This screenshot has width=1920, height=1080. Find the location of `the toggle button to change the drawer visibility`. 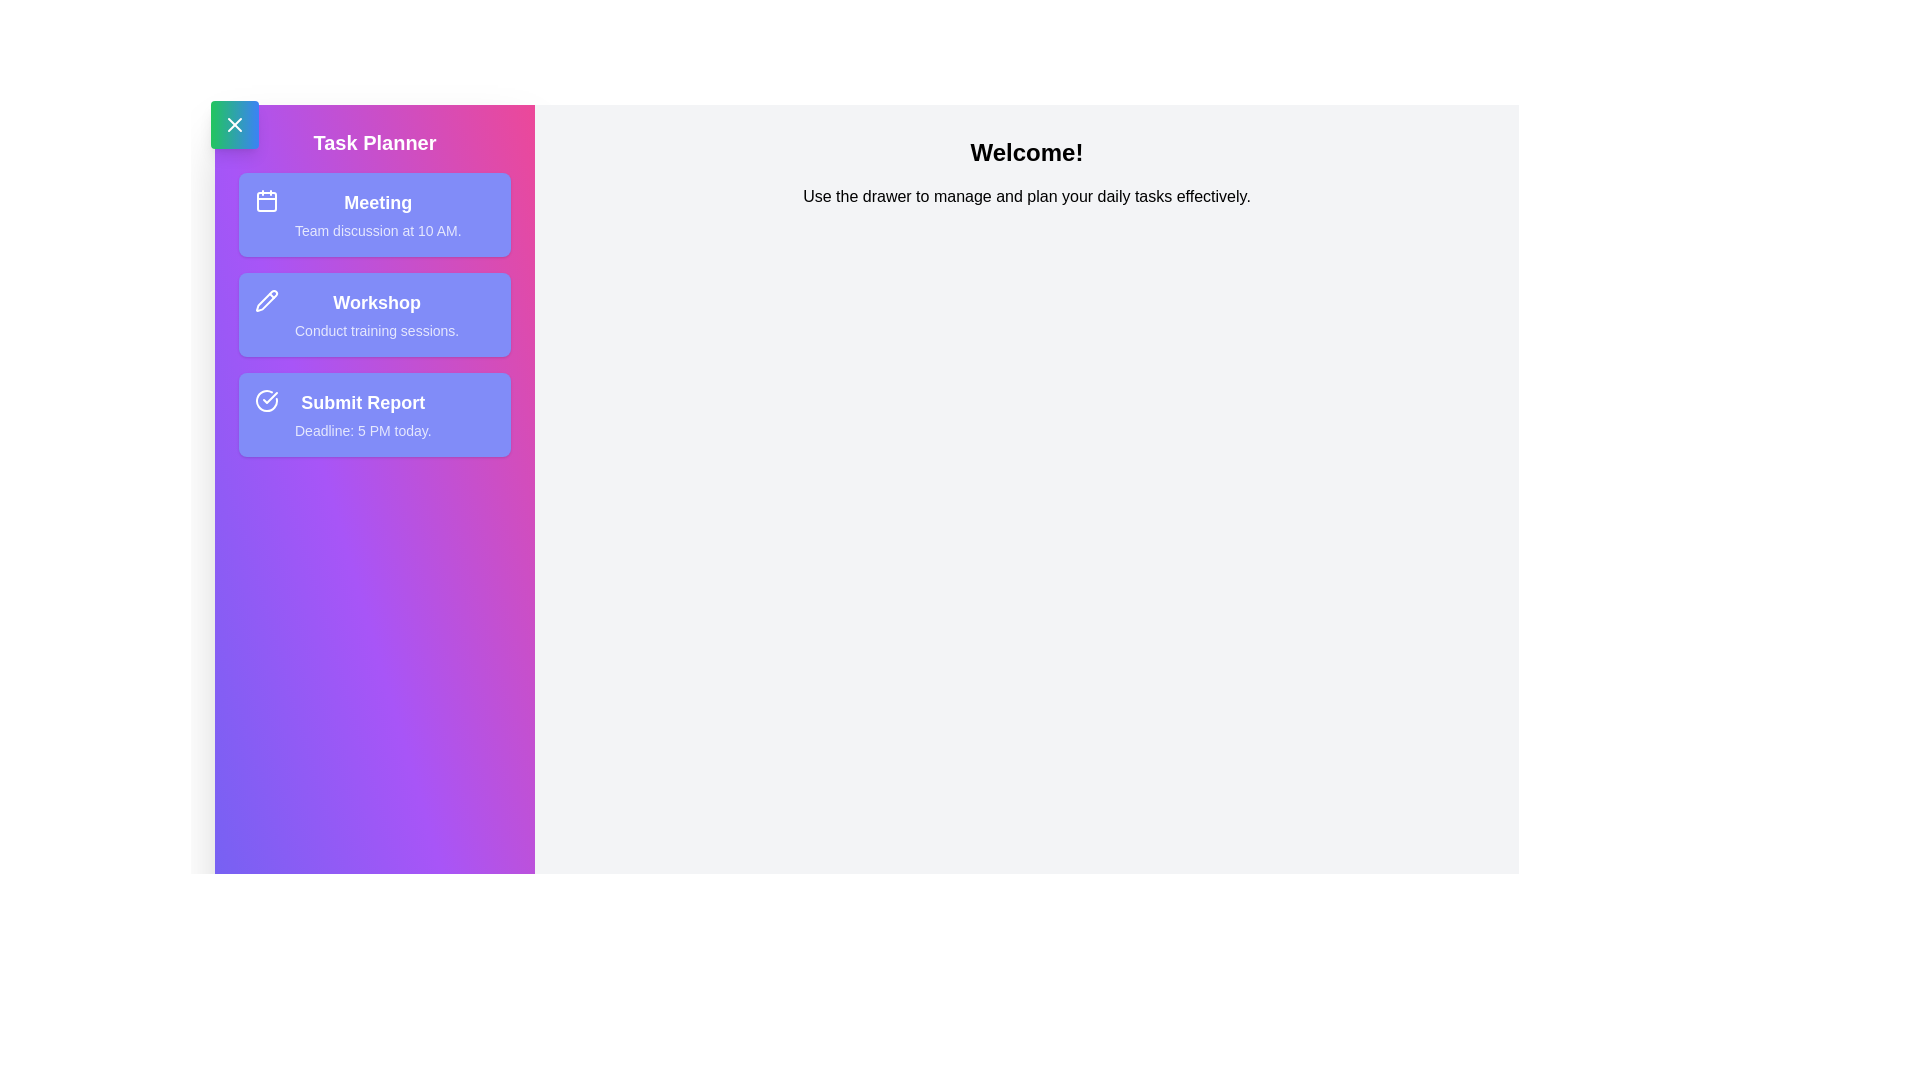

the toggle button to change the drawer visibility is located at coordinates (235, 124).